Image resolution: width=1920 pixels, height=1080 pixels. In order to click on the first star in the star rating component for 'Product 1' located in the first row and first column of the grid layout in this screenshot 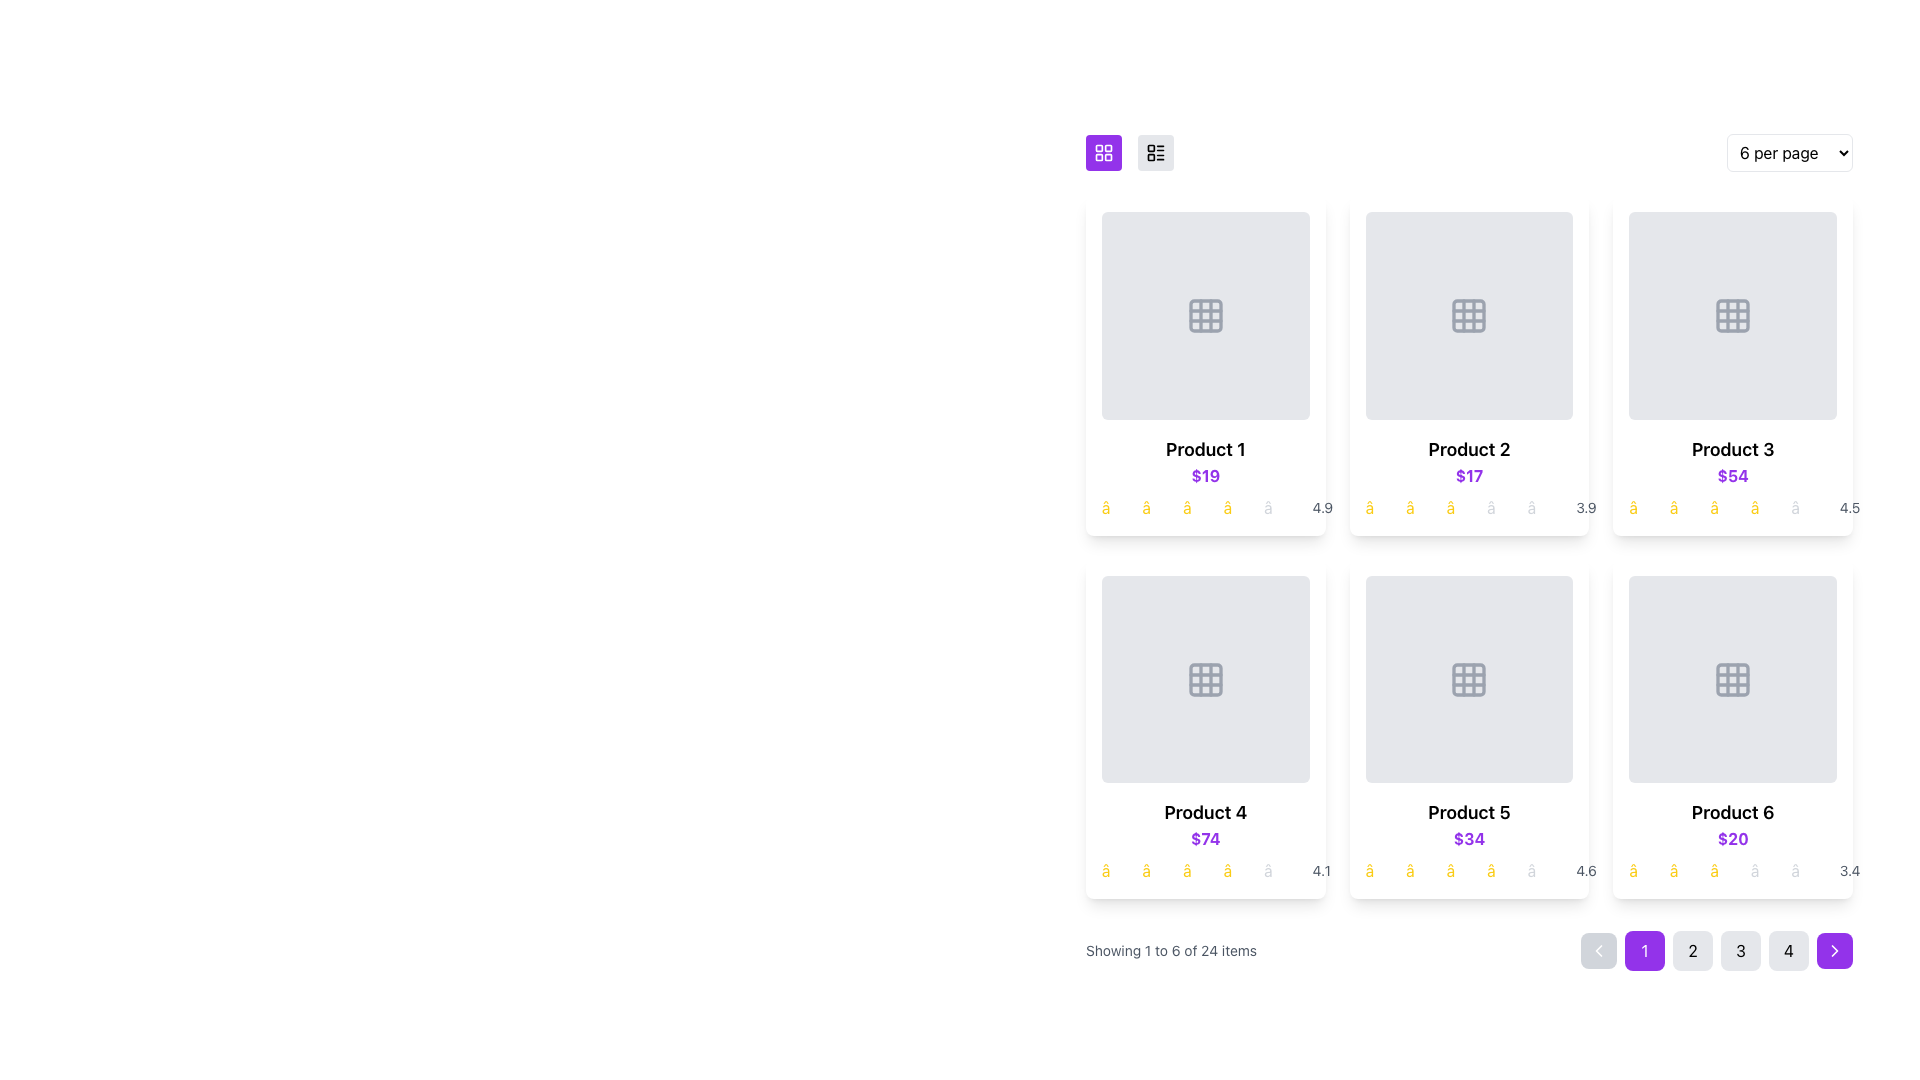, I will do `click(1122, 506)`.